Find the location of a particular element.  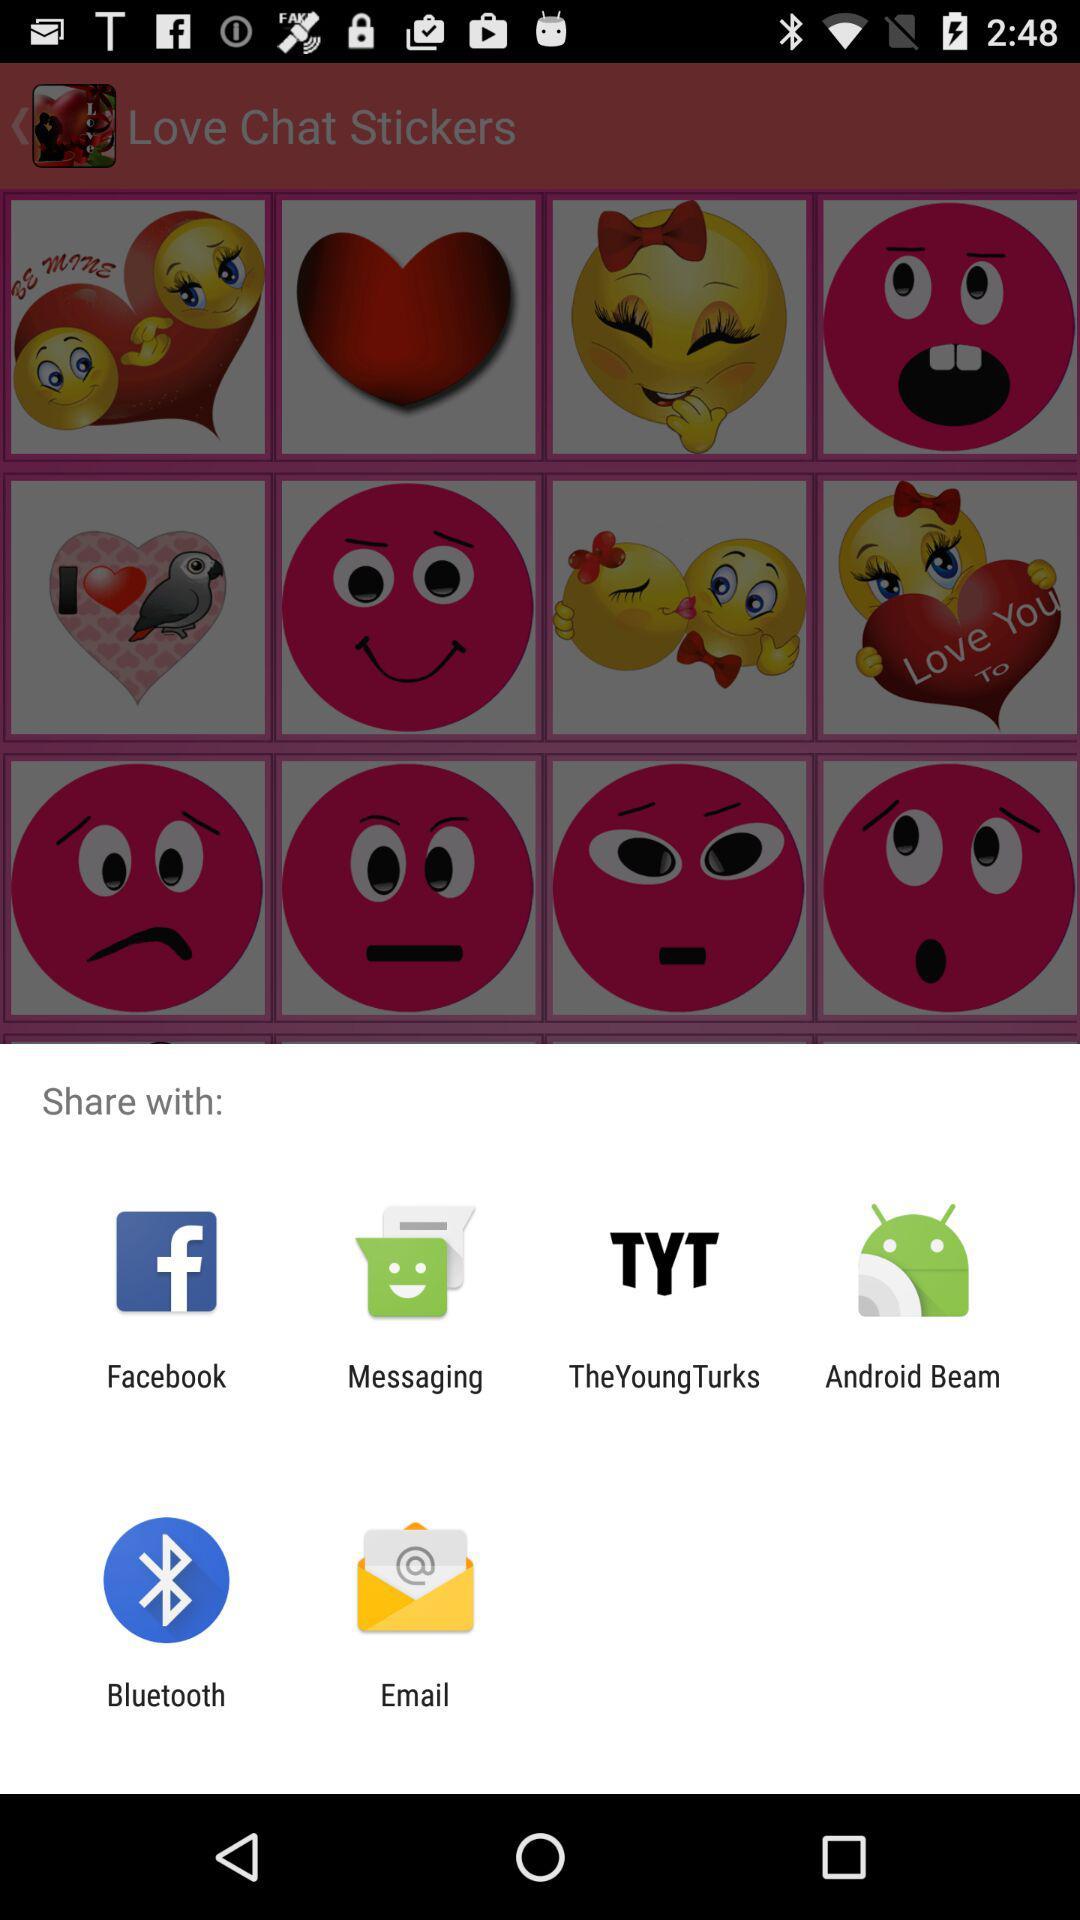

icon to the left of the android beam is located at coordinates (664, 1392).